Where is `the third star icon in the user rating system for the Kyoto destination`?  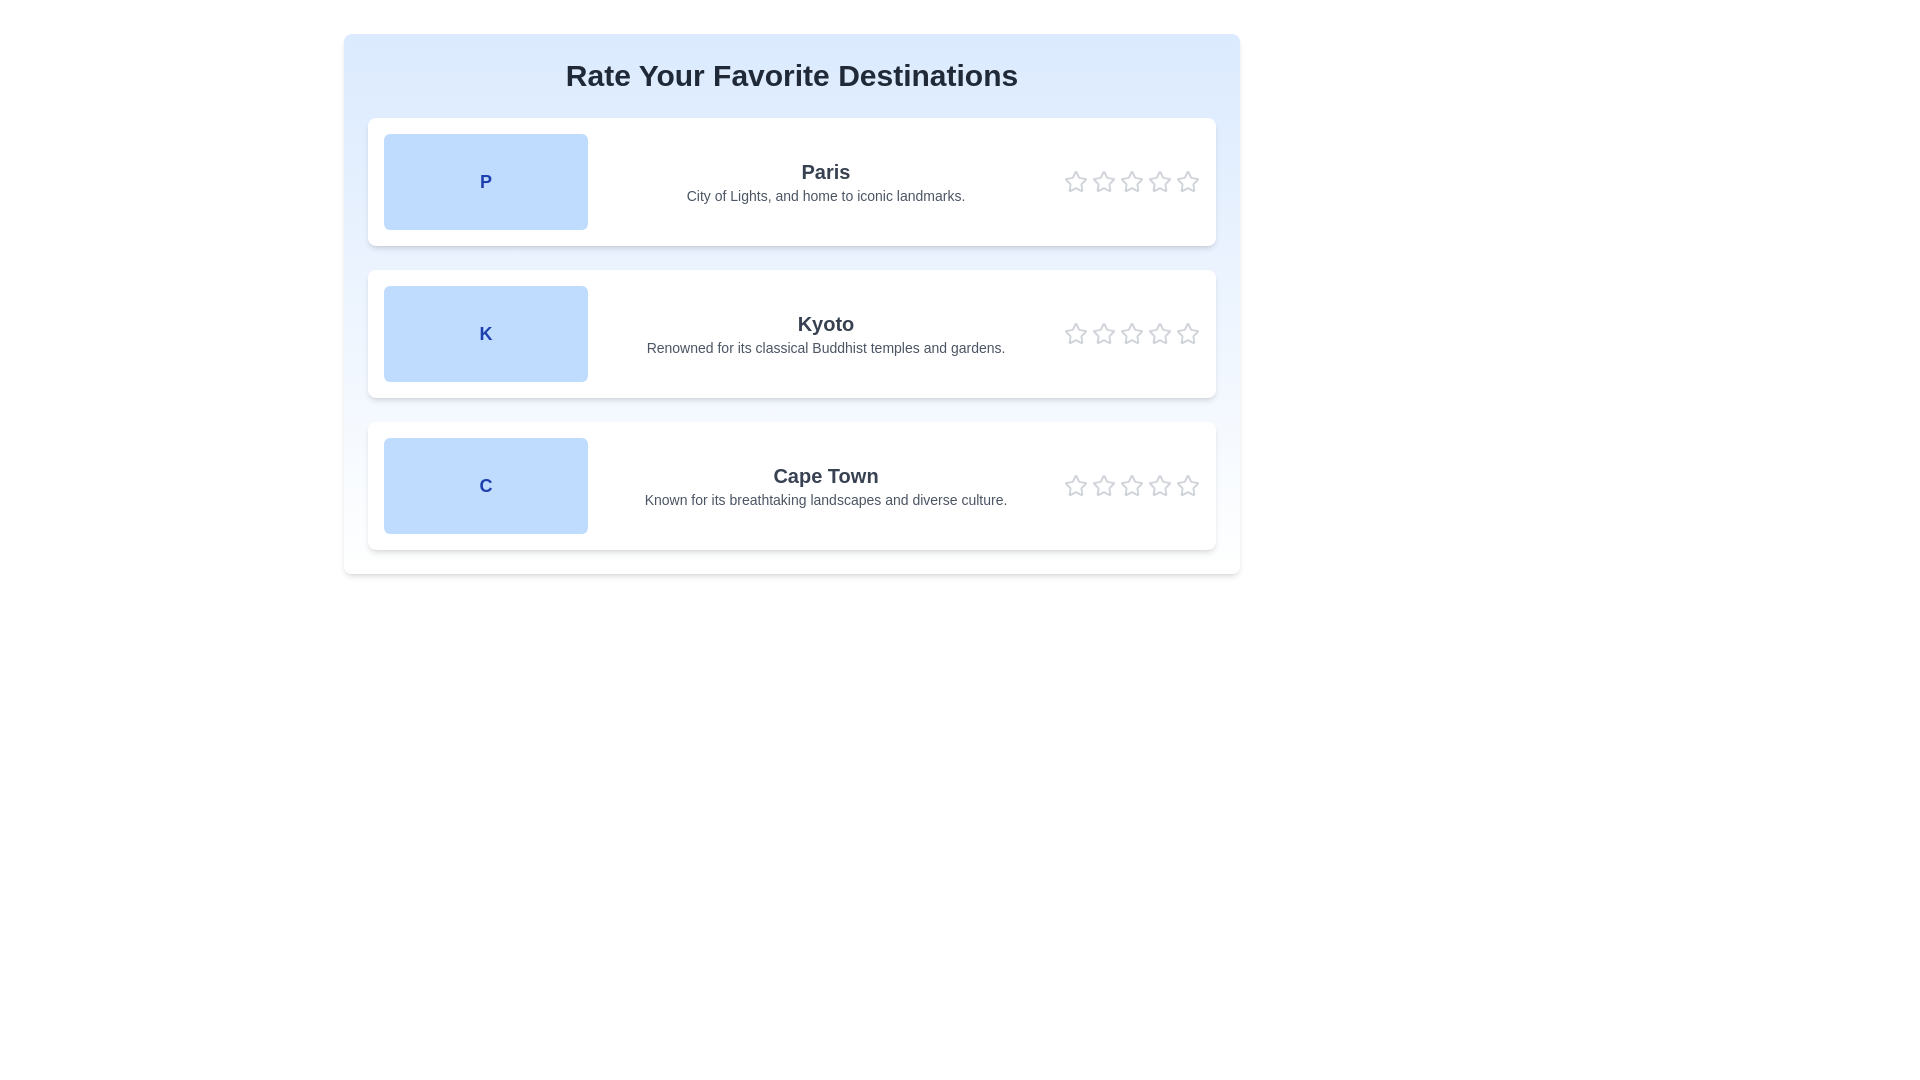 the third star icon in the user rating system for the Kyoto destination is located at coordinates (1132, 333).